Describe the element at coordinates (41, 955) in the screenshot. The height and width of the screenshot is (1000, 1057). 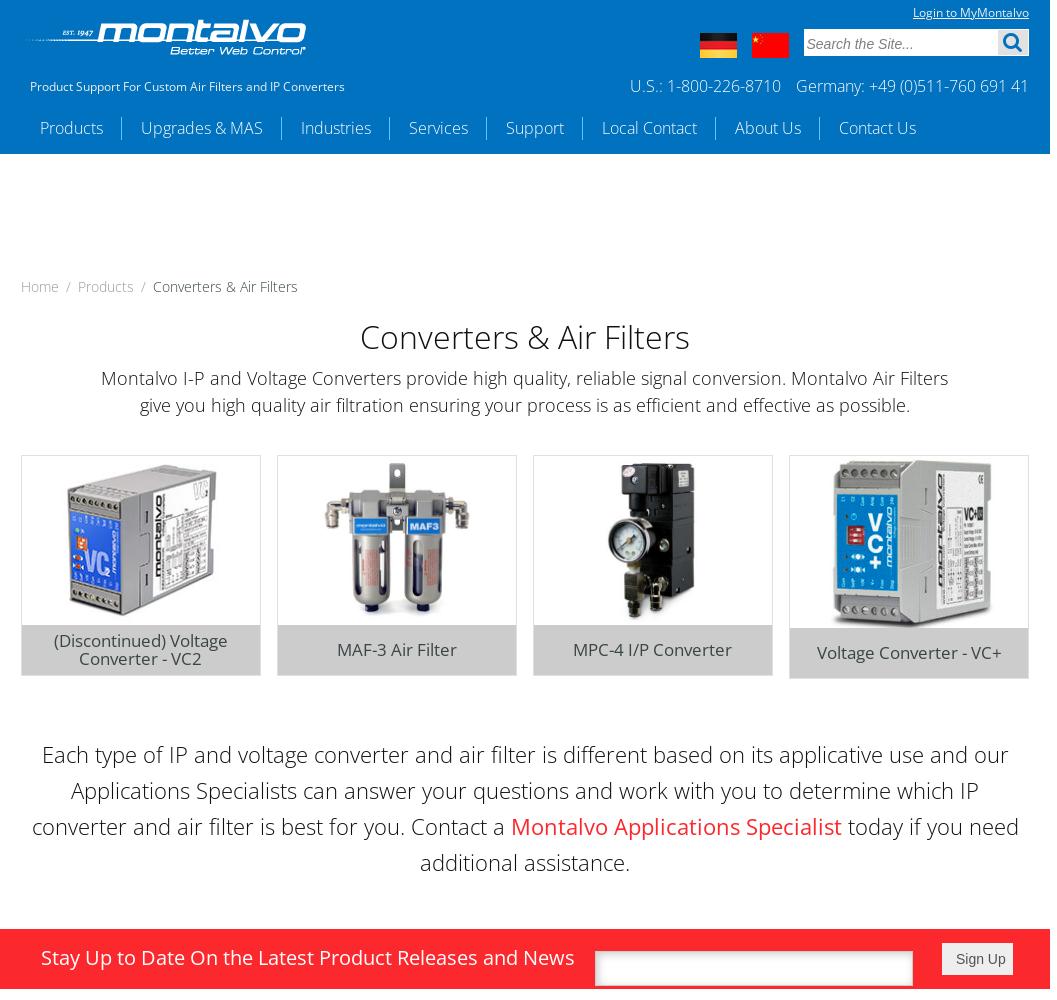
I see `'Stay Up to Date On the Latest Product Releases and News'` at that location.